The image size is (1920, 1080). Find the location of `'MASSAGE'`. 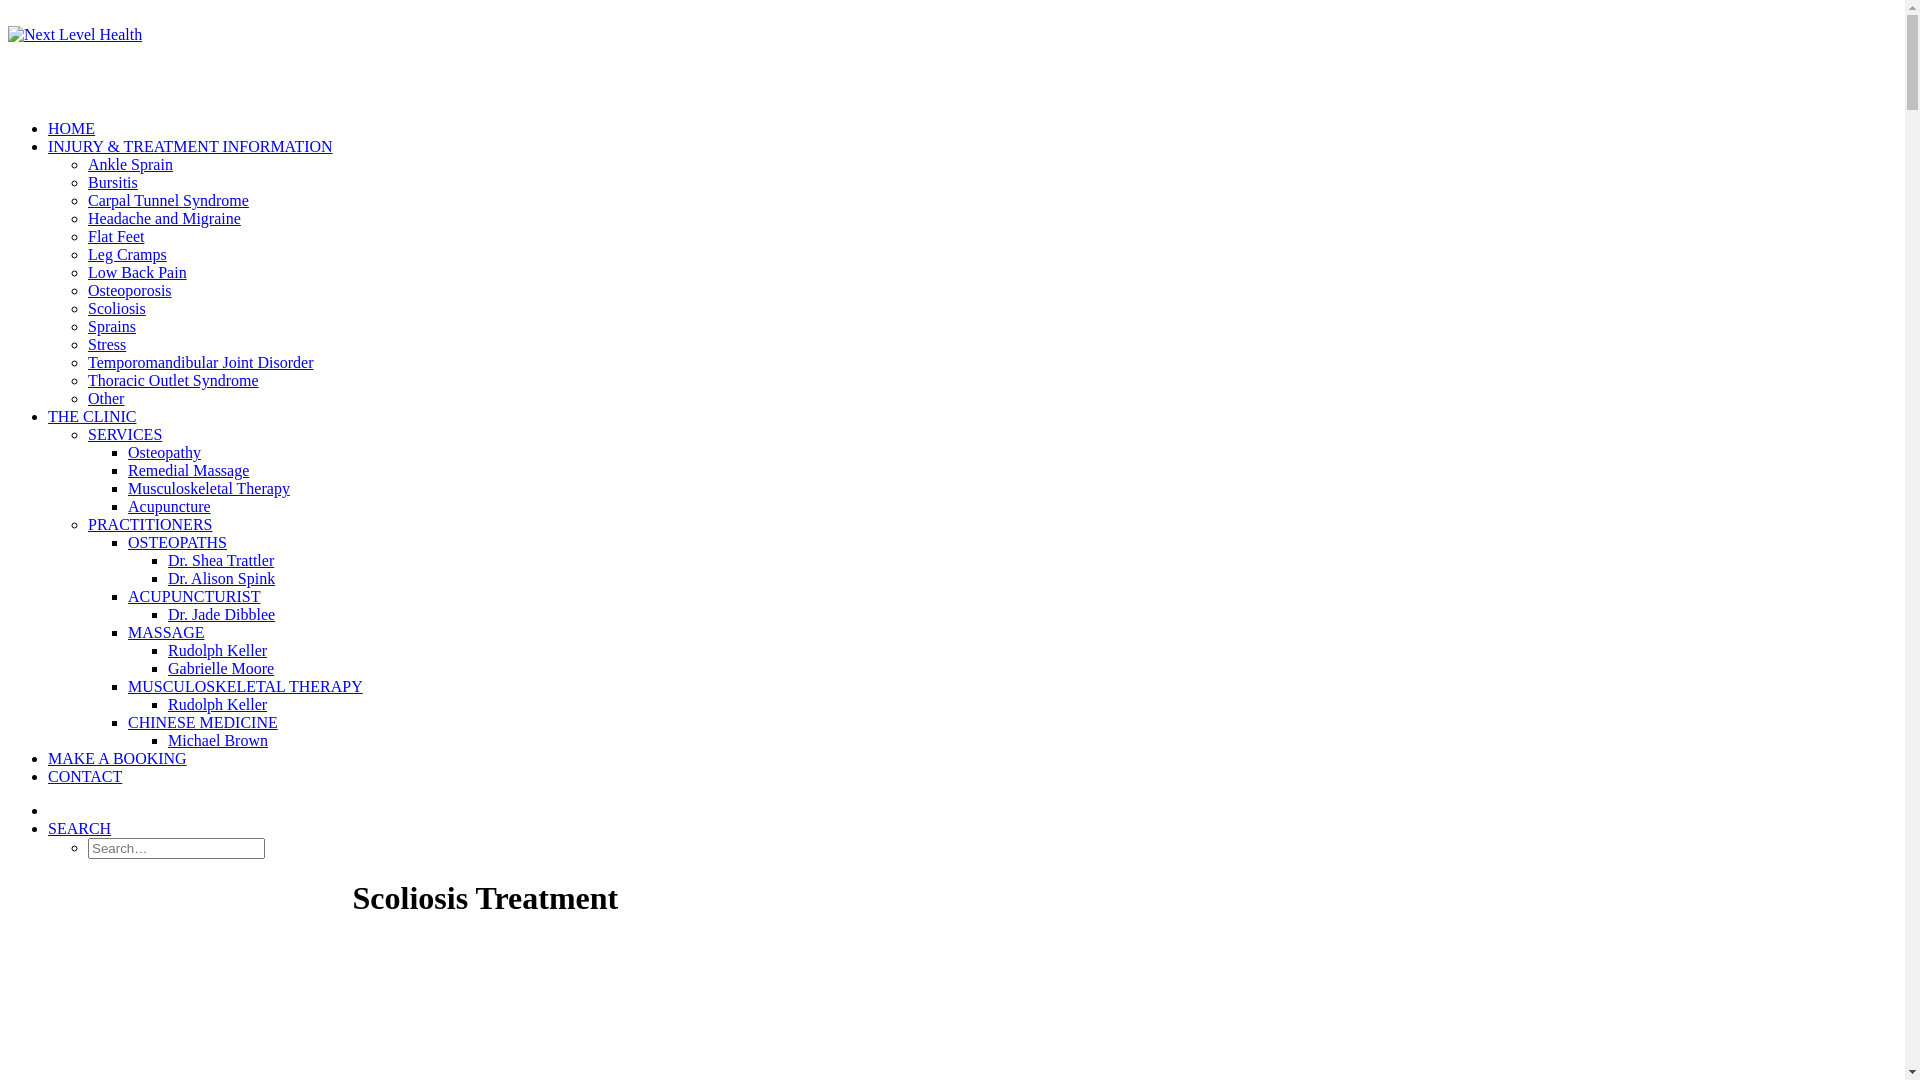

'MASSAGE' is located at coordinates (166, 632).